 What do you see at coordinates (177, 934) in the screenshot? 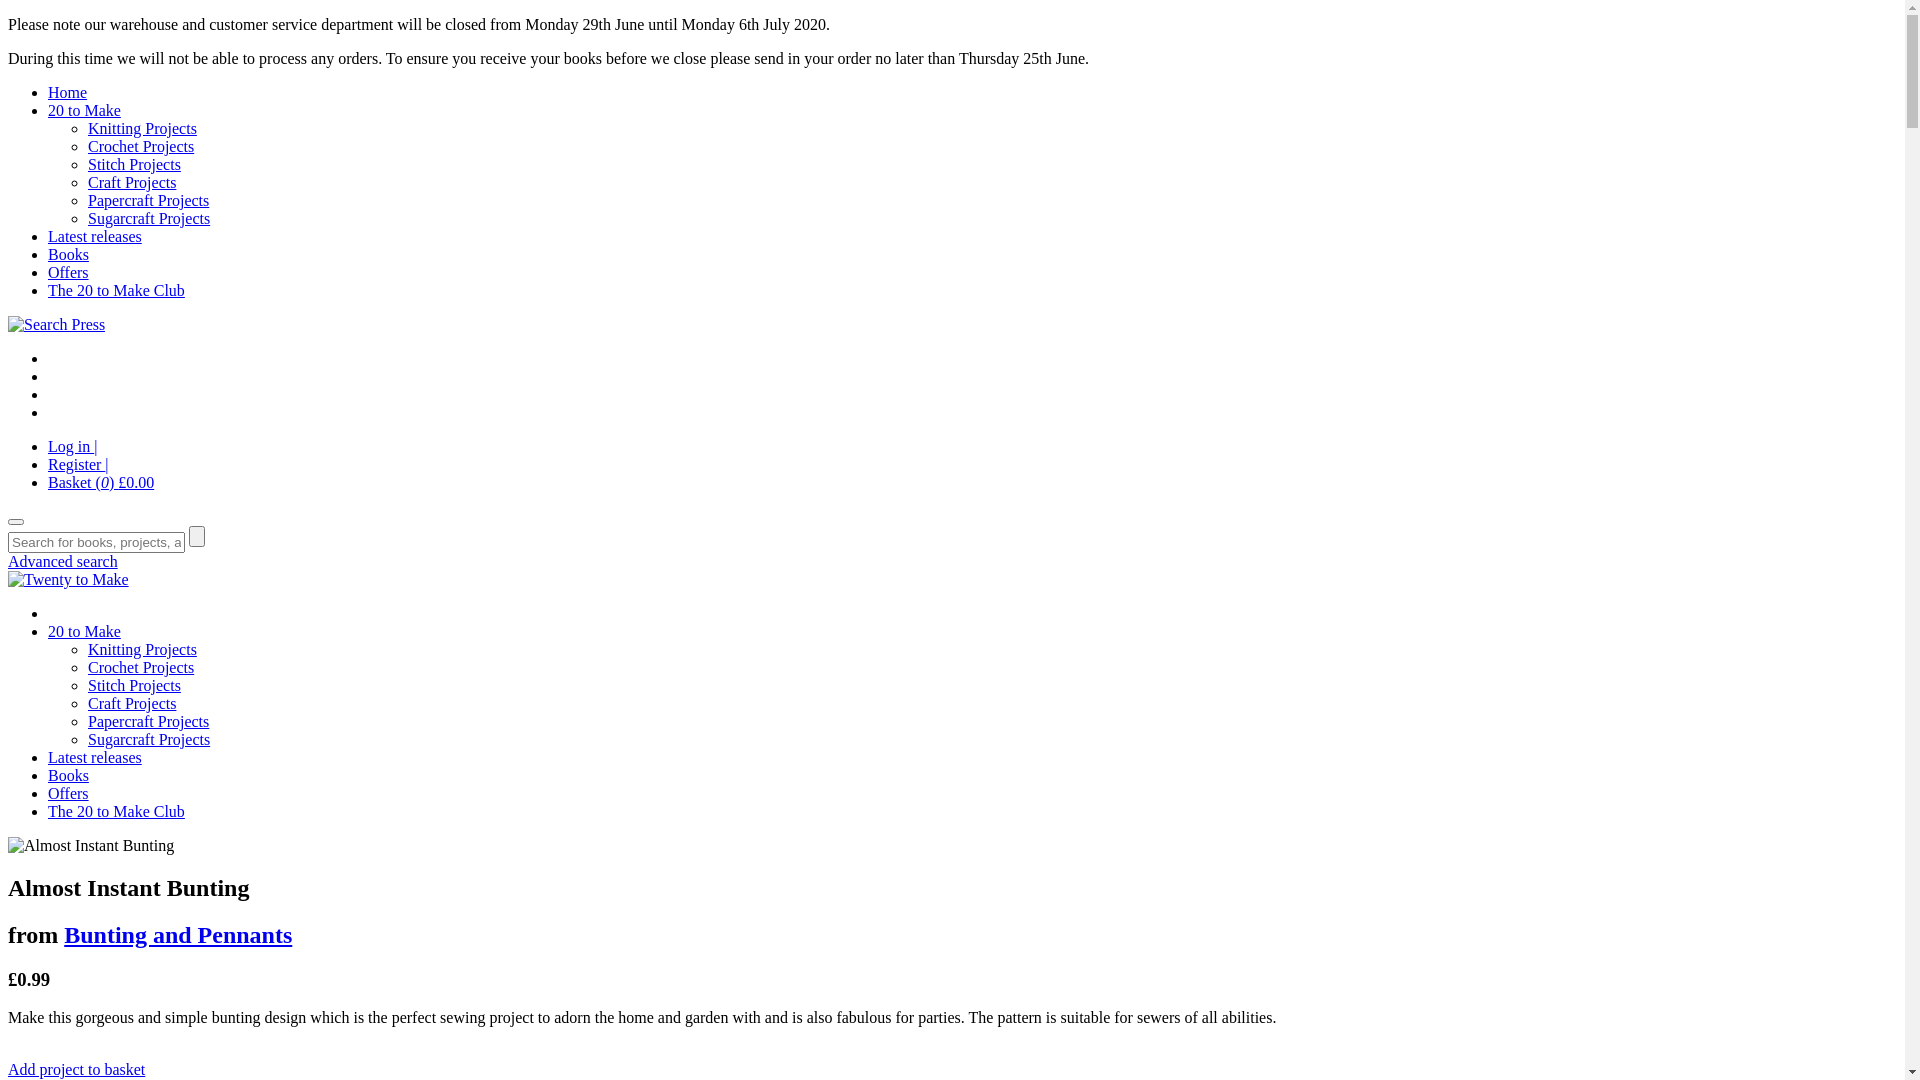
I see `'Bunting and Pennants'` at bounding box center [177, 934].